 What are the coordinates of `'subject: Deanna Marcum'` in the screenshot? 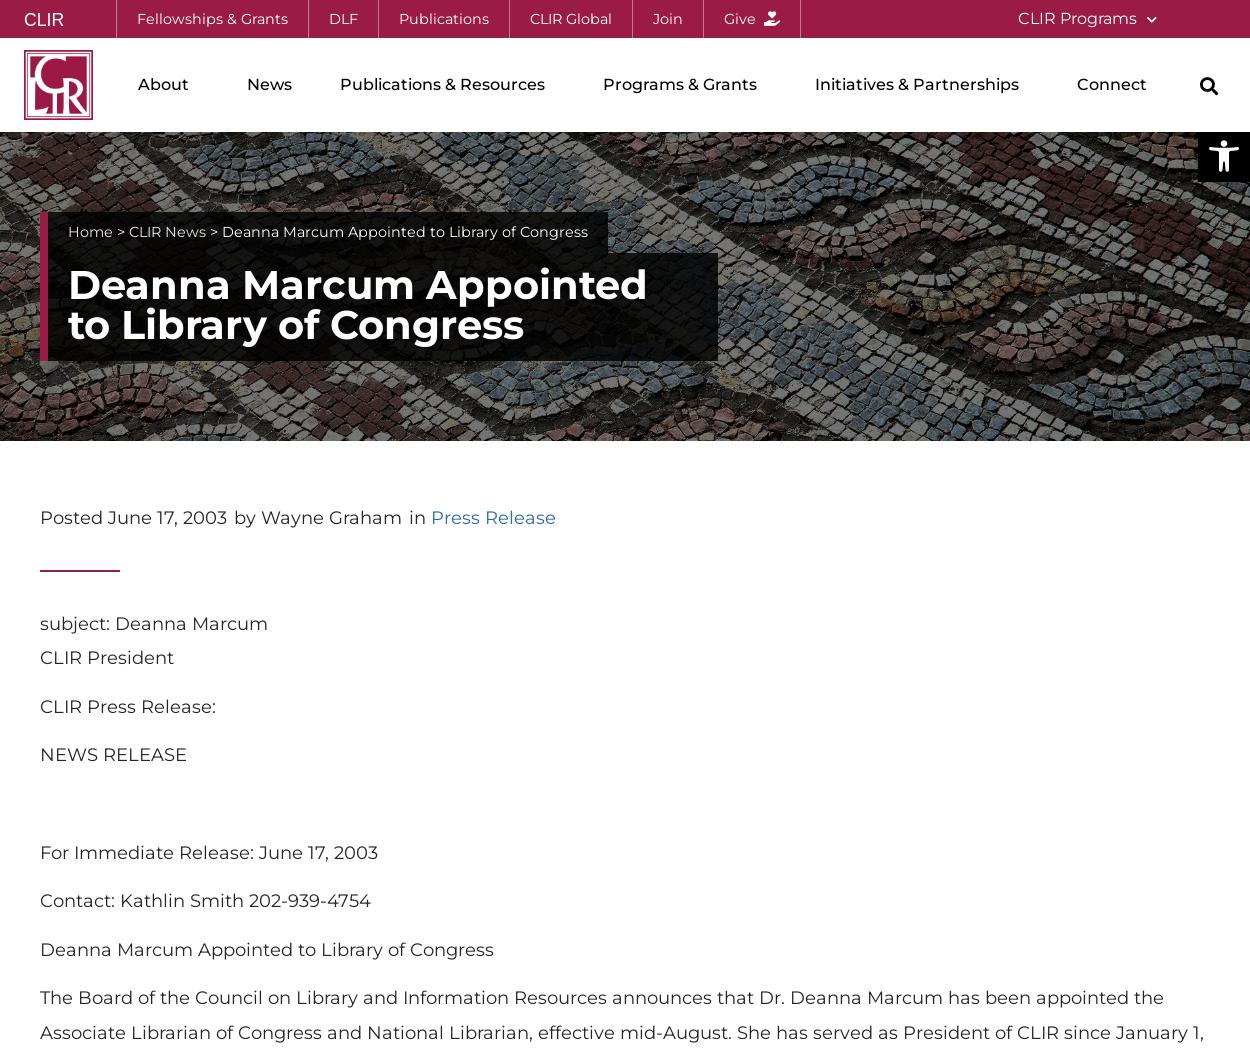 It's located at (40, 622).